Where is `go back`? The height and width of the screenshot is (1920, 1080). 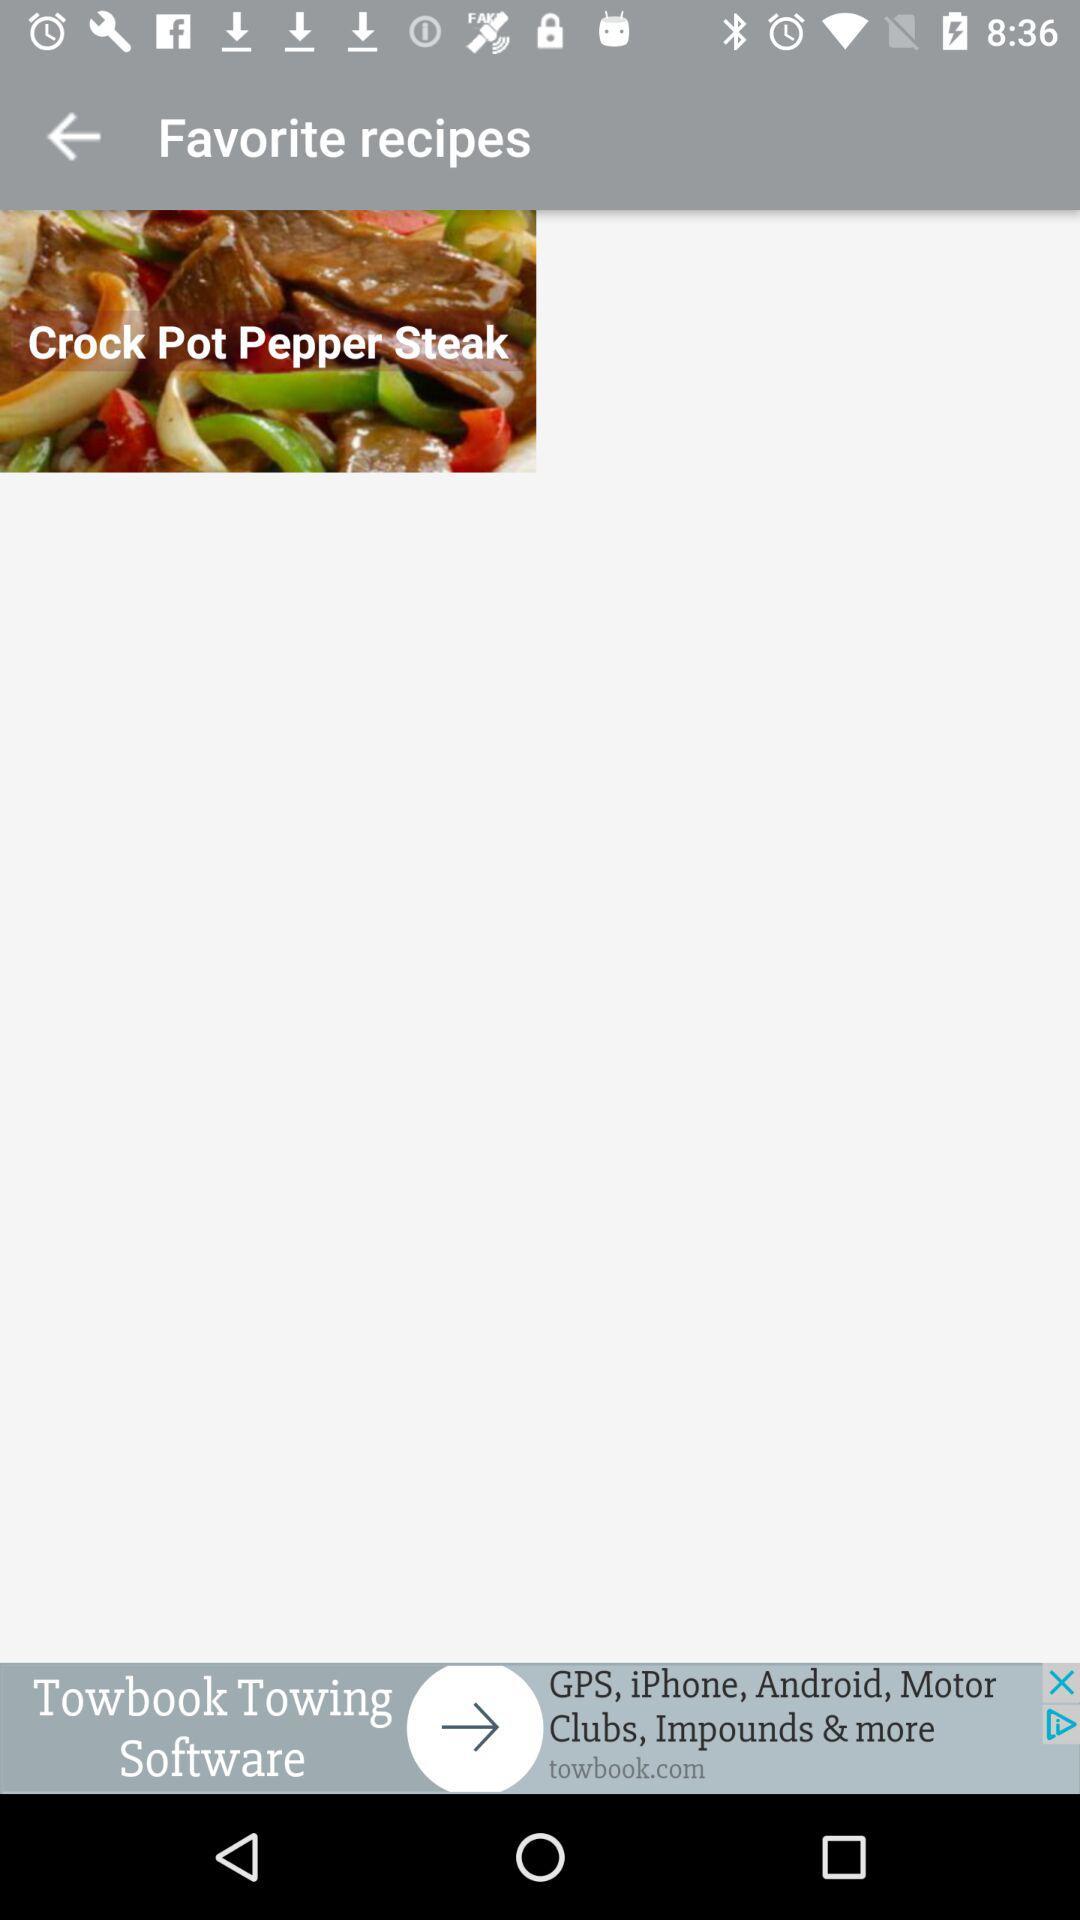 go back is located at coordinates (72, 135).